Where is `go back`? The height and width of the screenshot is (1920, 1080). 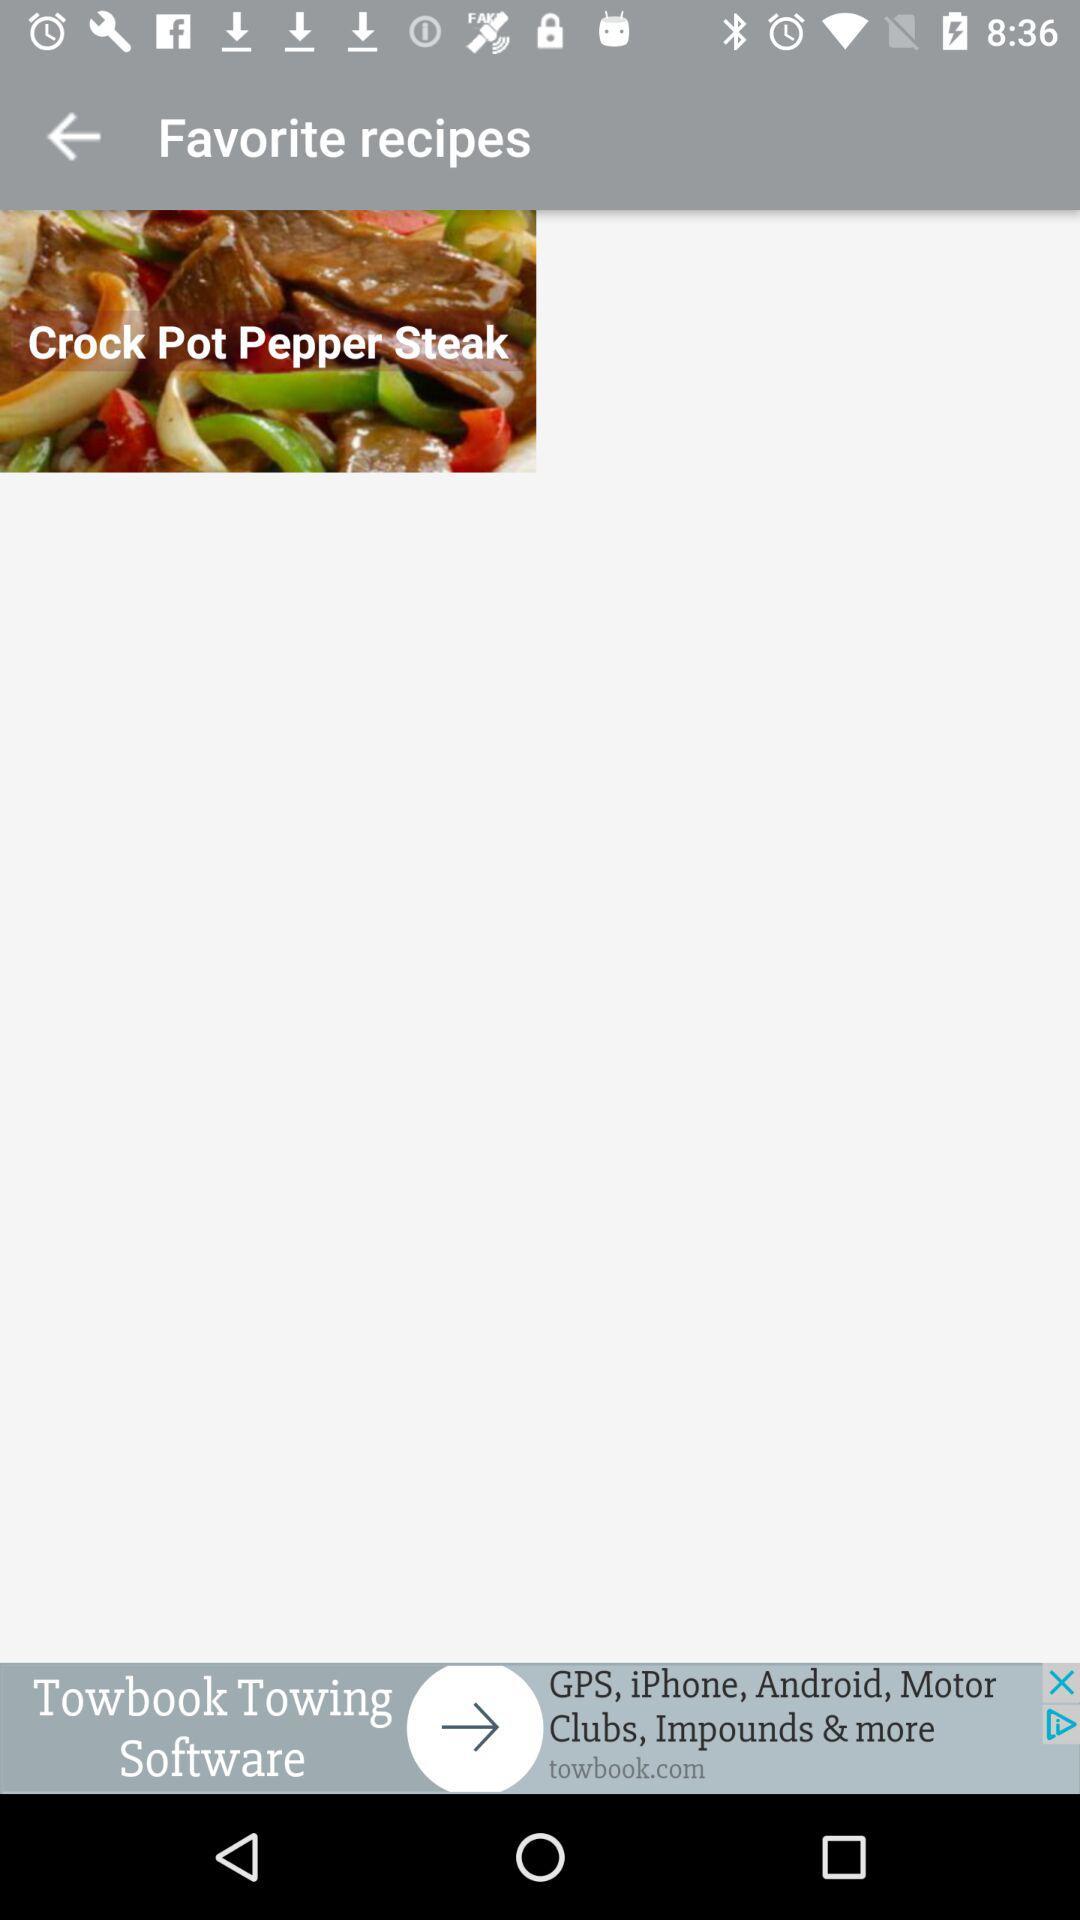 go back is located at coordinates (72, 135).